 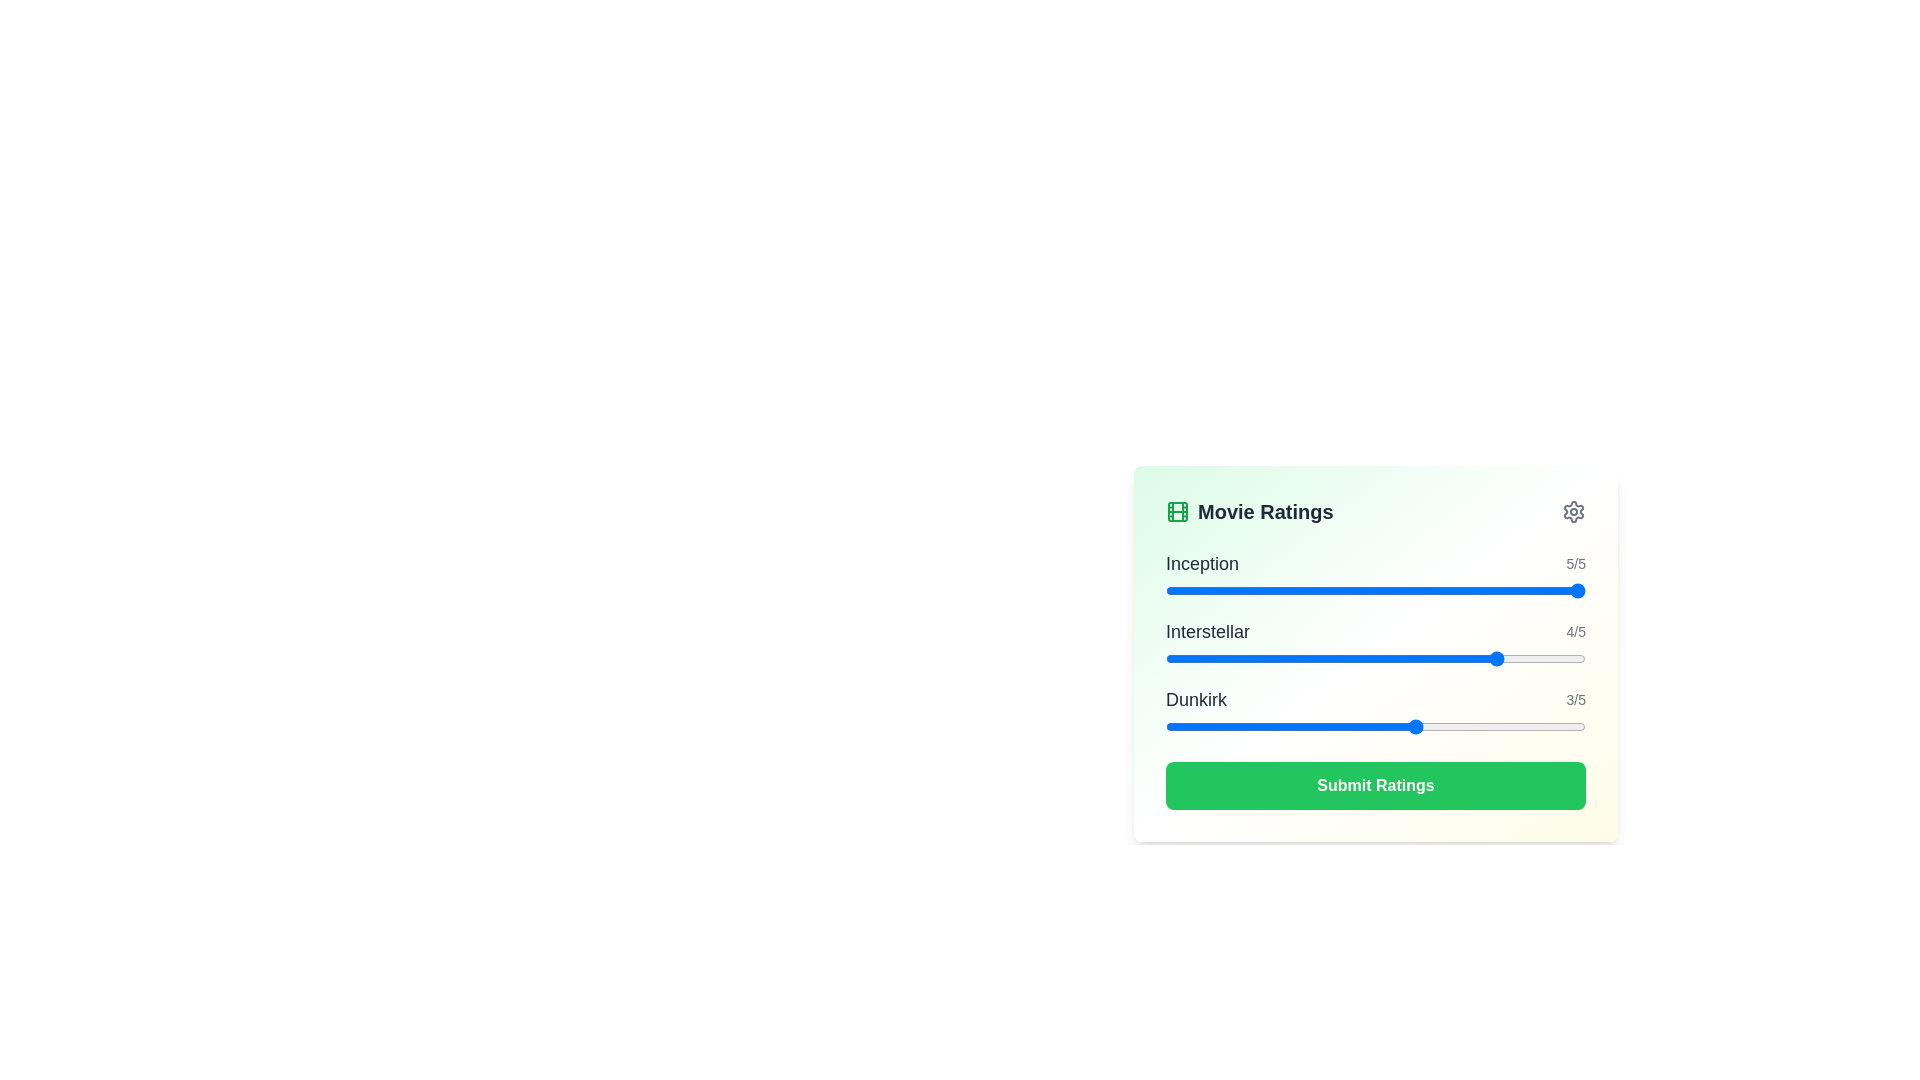 What do you see at coordinates (1375, 785) in the screenshot?
I see `the 'Submit Ratings' button with a bright green background, which is located at the bottom of the 'Movie Ratings' panel` at bounding box center [1375, 785].